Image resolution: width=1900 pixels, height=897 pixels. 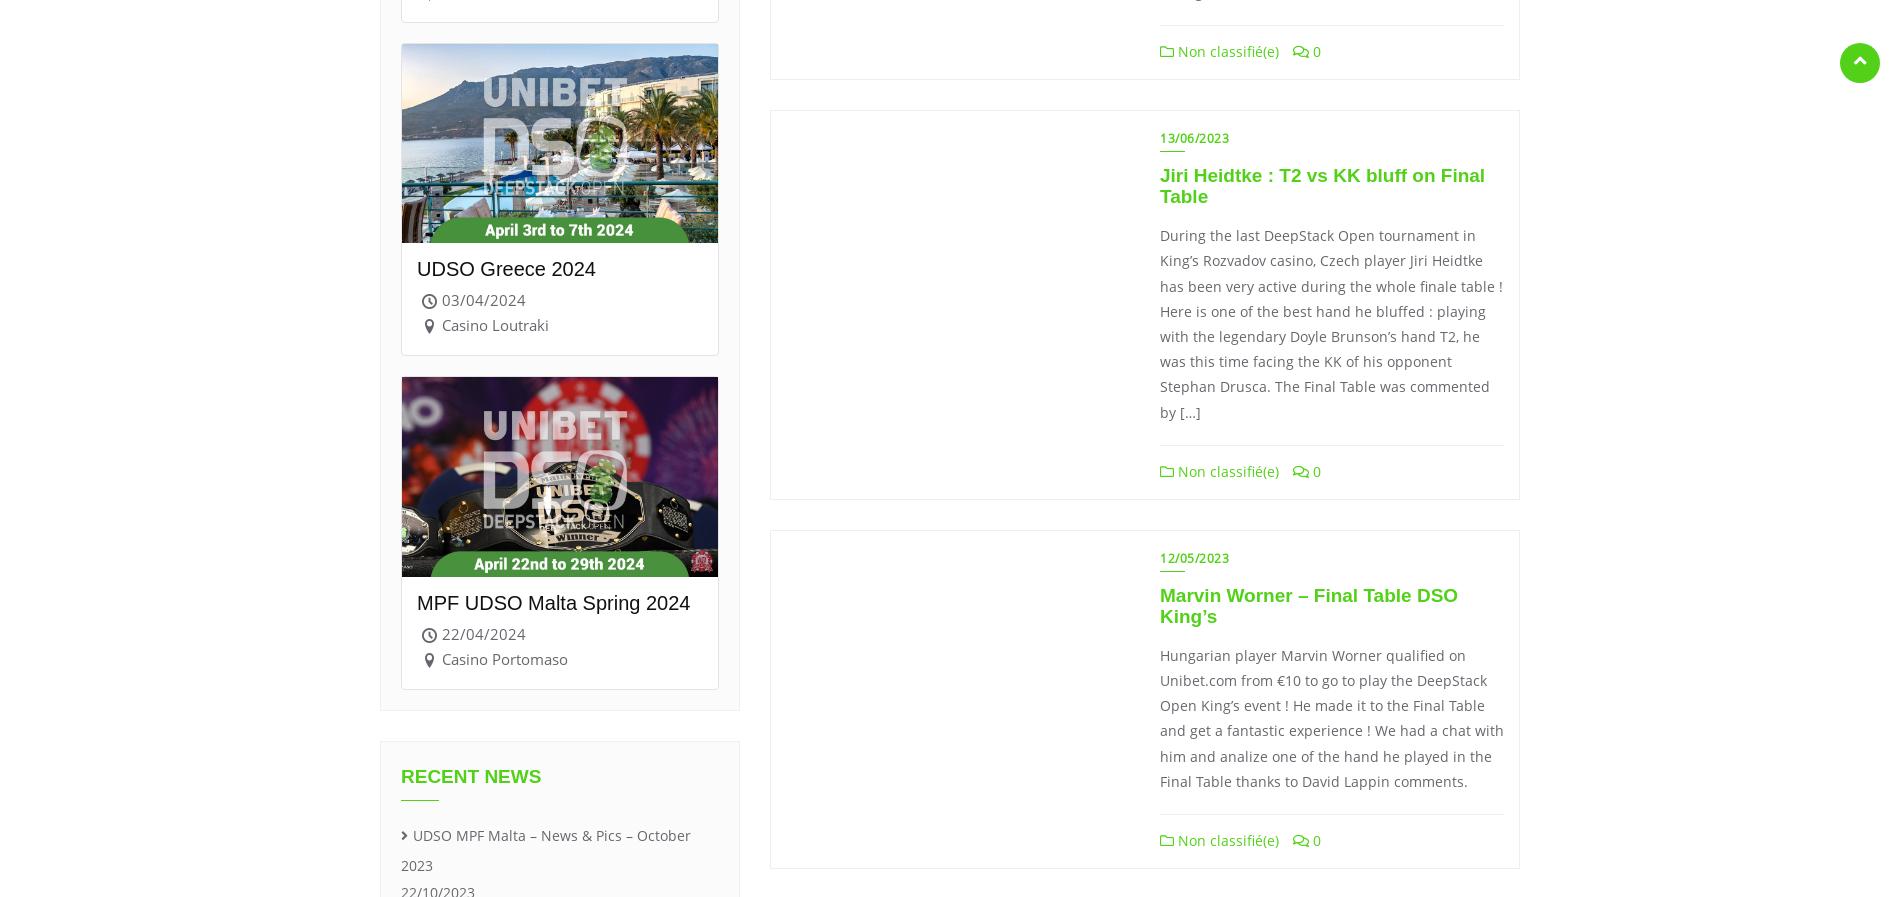 I want to click on '12/05/2023', so click(x=1193, y=557).